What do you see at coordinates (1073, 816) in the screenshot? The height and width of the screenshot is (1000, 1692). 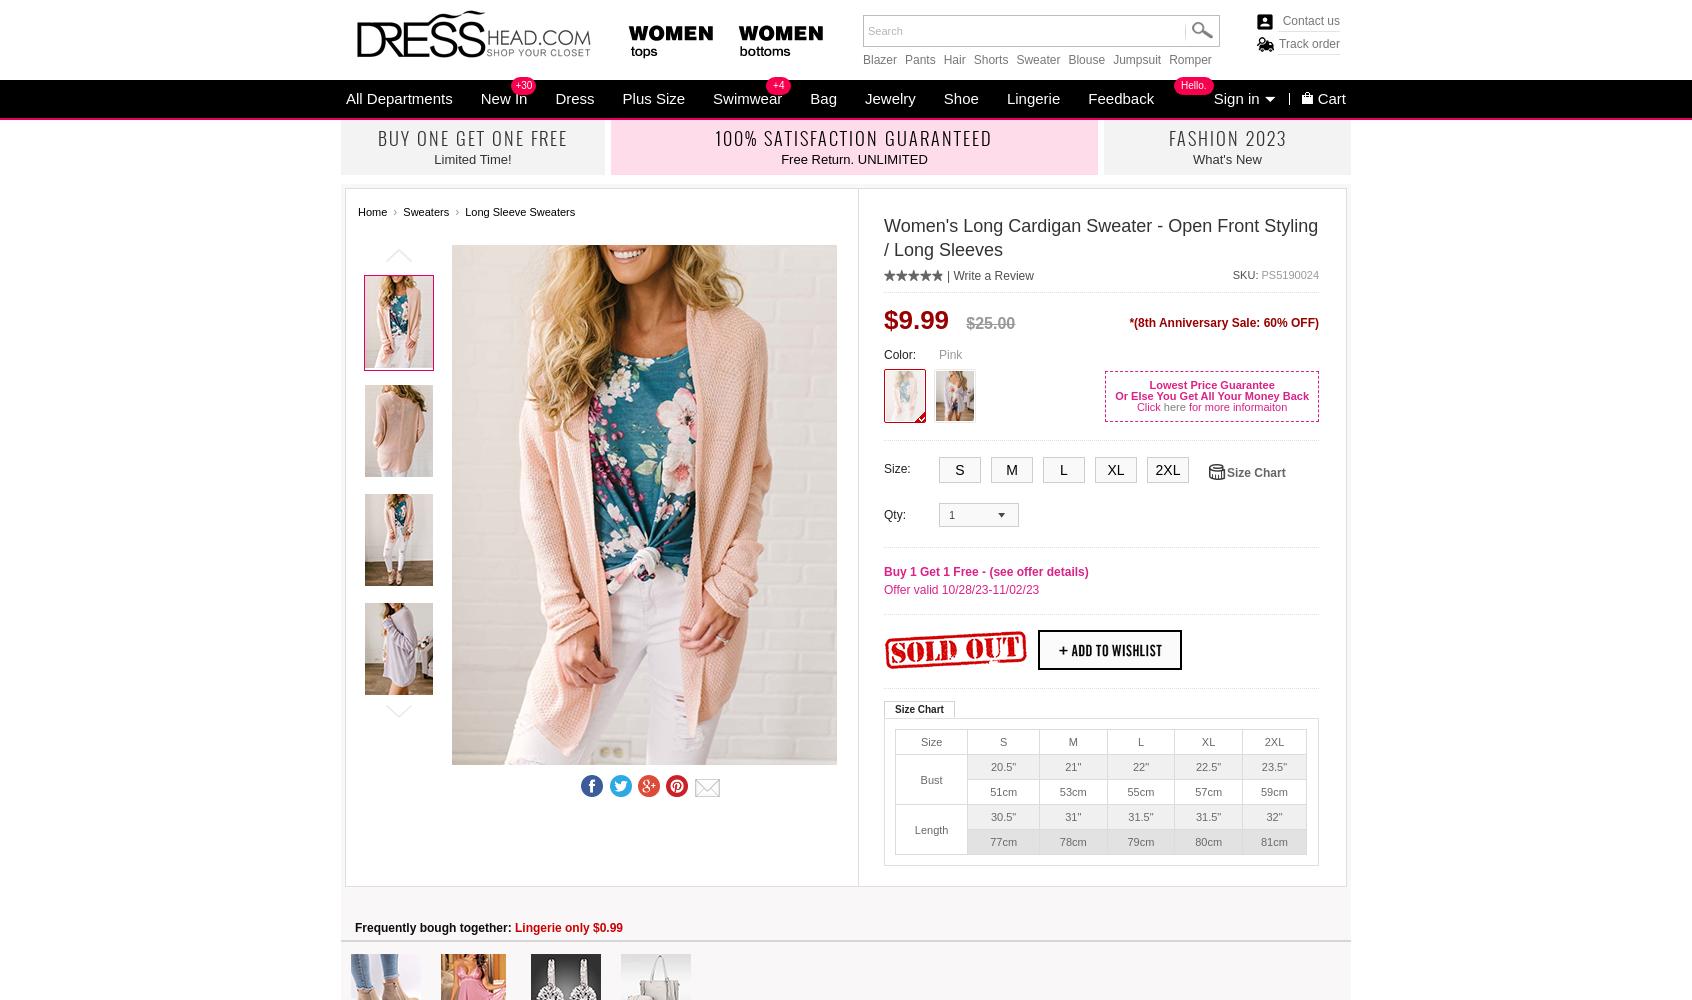 I see `'31"'` at bounding box center [1073, 816].